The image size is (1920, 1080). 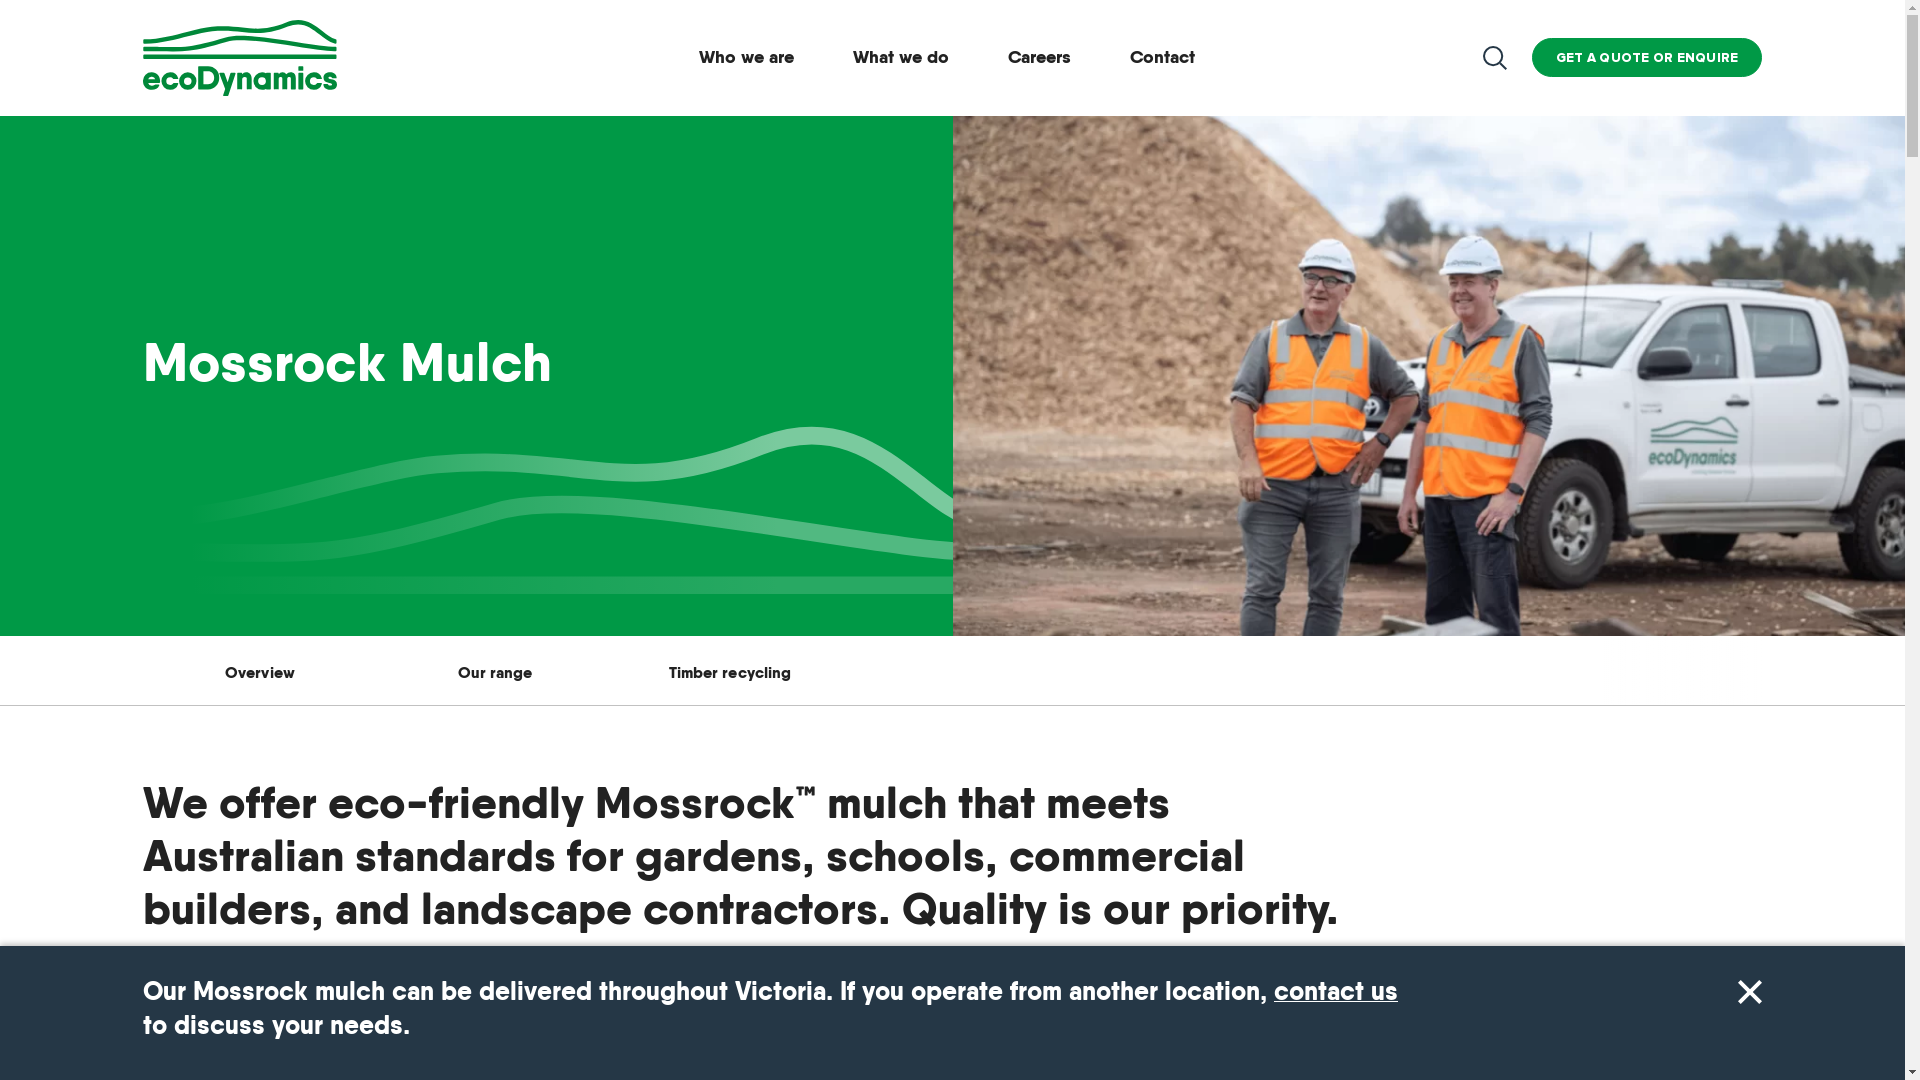 I want to click on 'Contact', so click(x=1162, y=56).